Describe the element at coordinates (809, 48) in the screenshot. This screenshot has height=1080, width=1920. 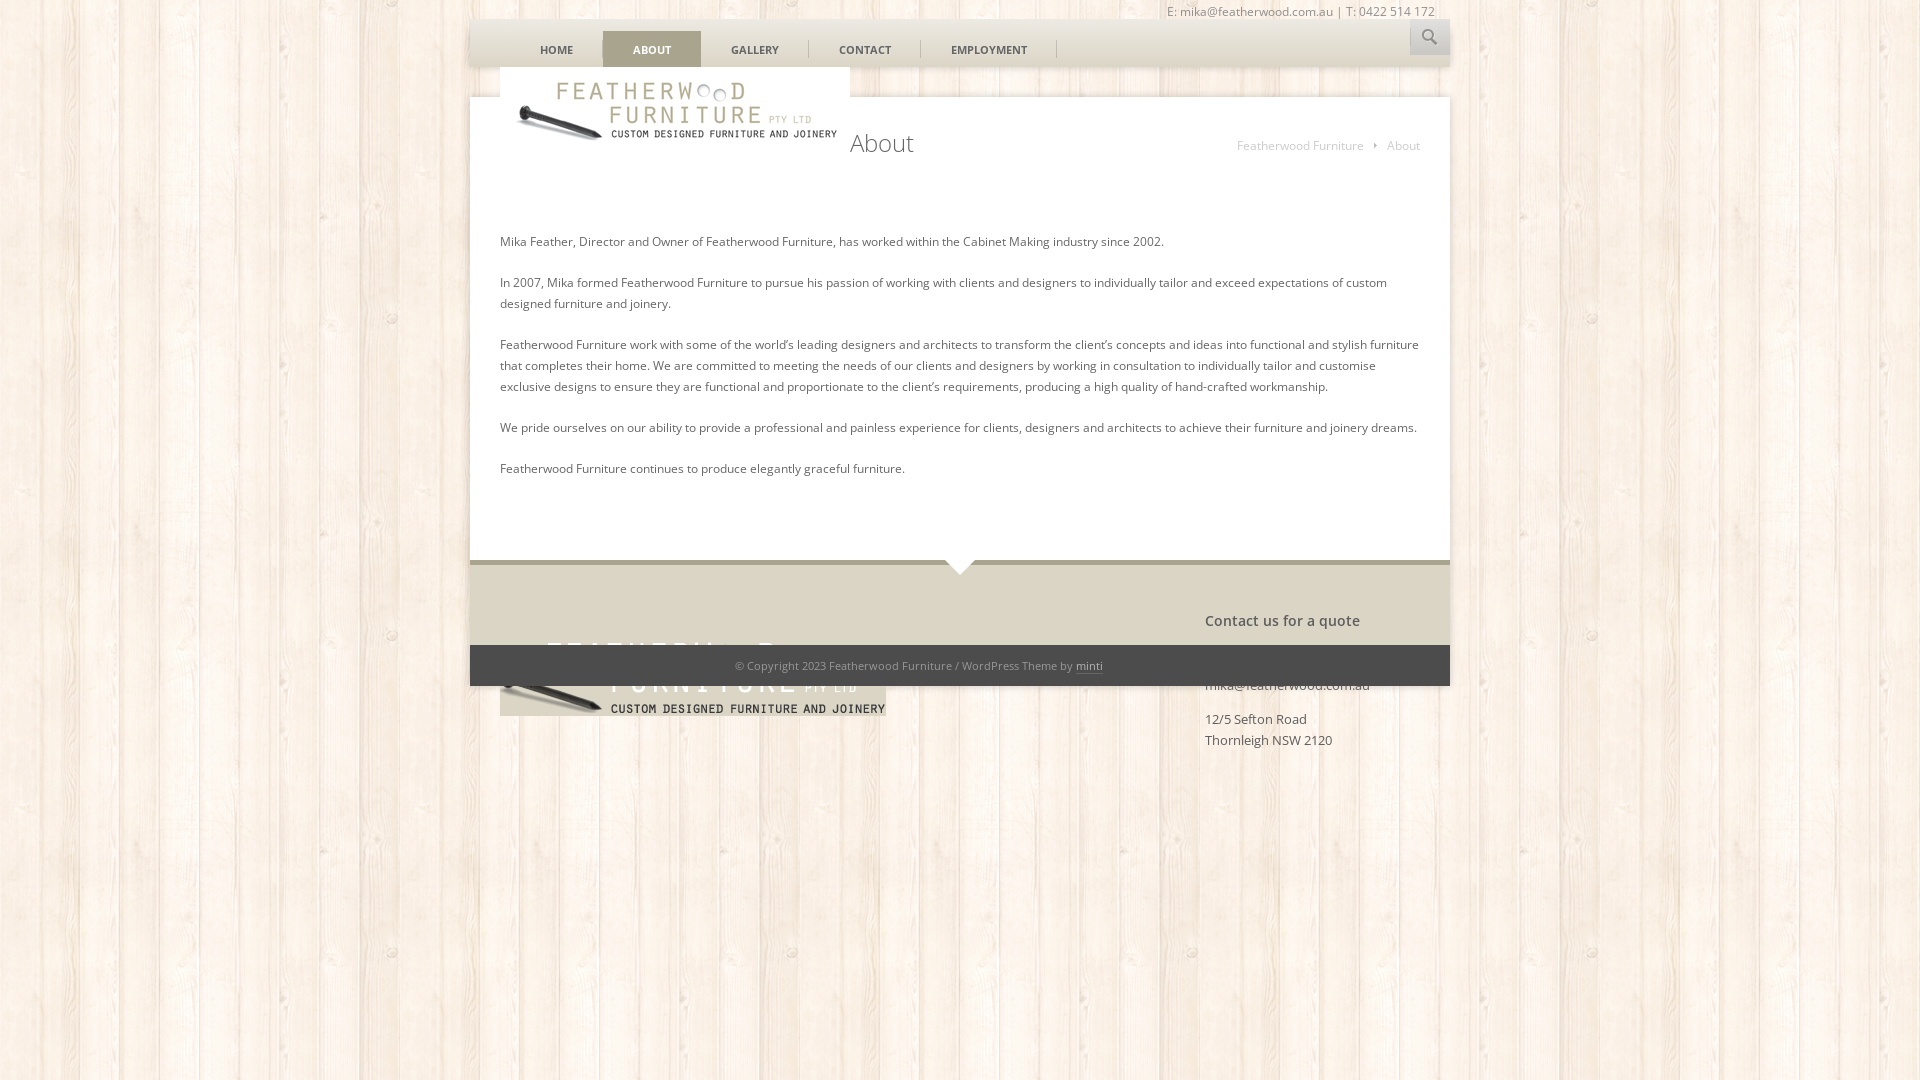
I see `'CONTACT'` at that location.